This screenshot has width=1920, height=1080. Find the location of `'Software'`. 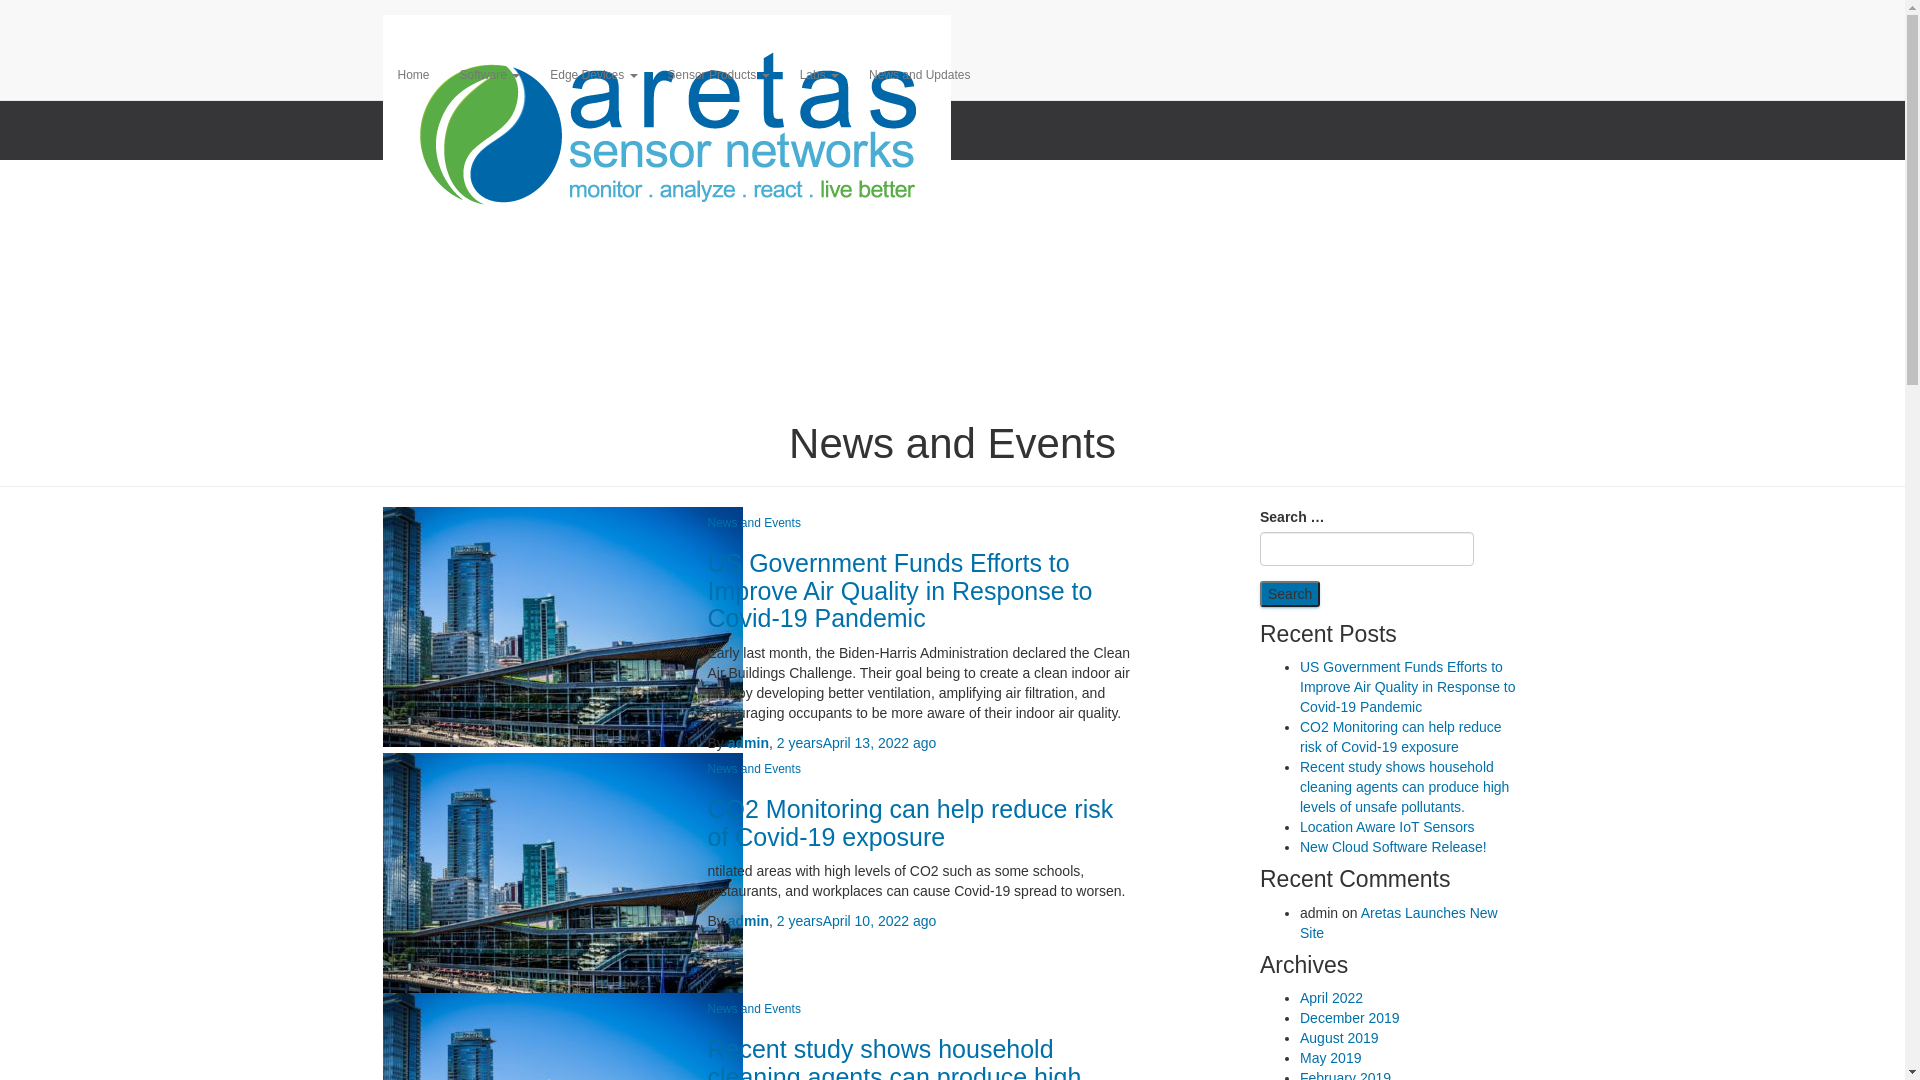

'Software' is located at coordinates (490, 73).